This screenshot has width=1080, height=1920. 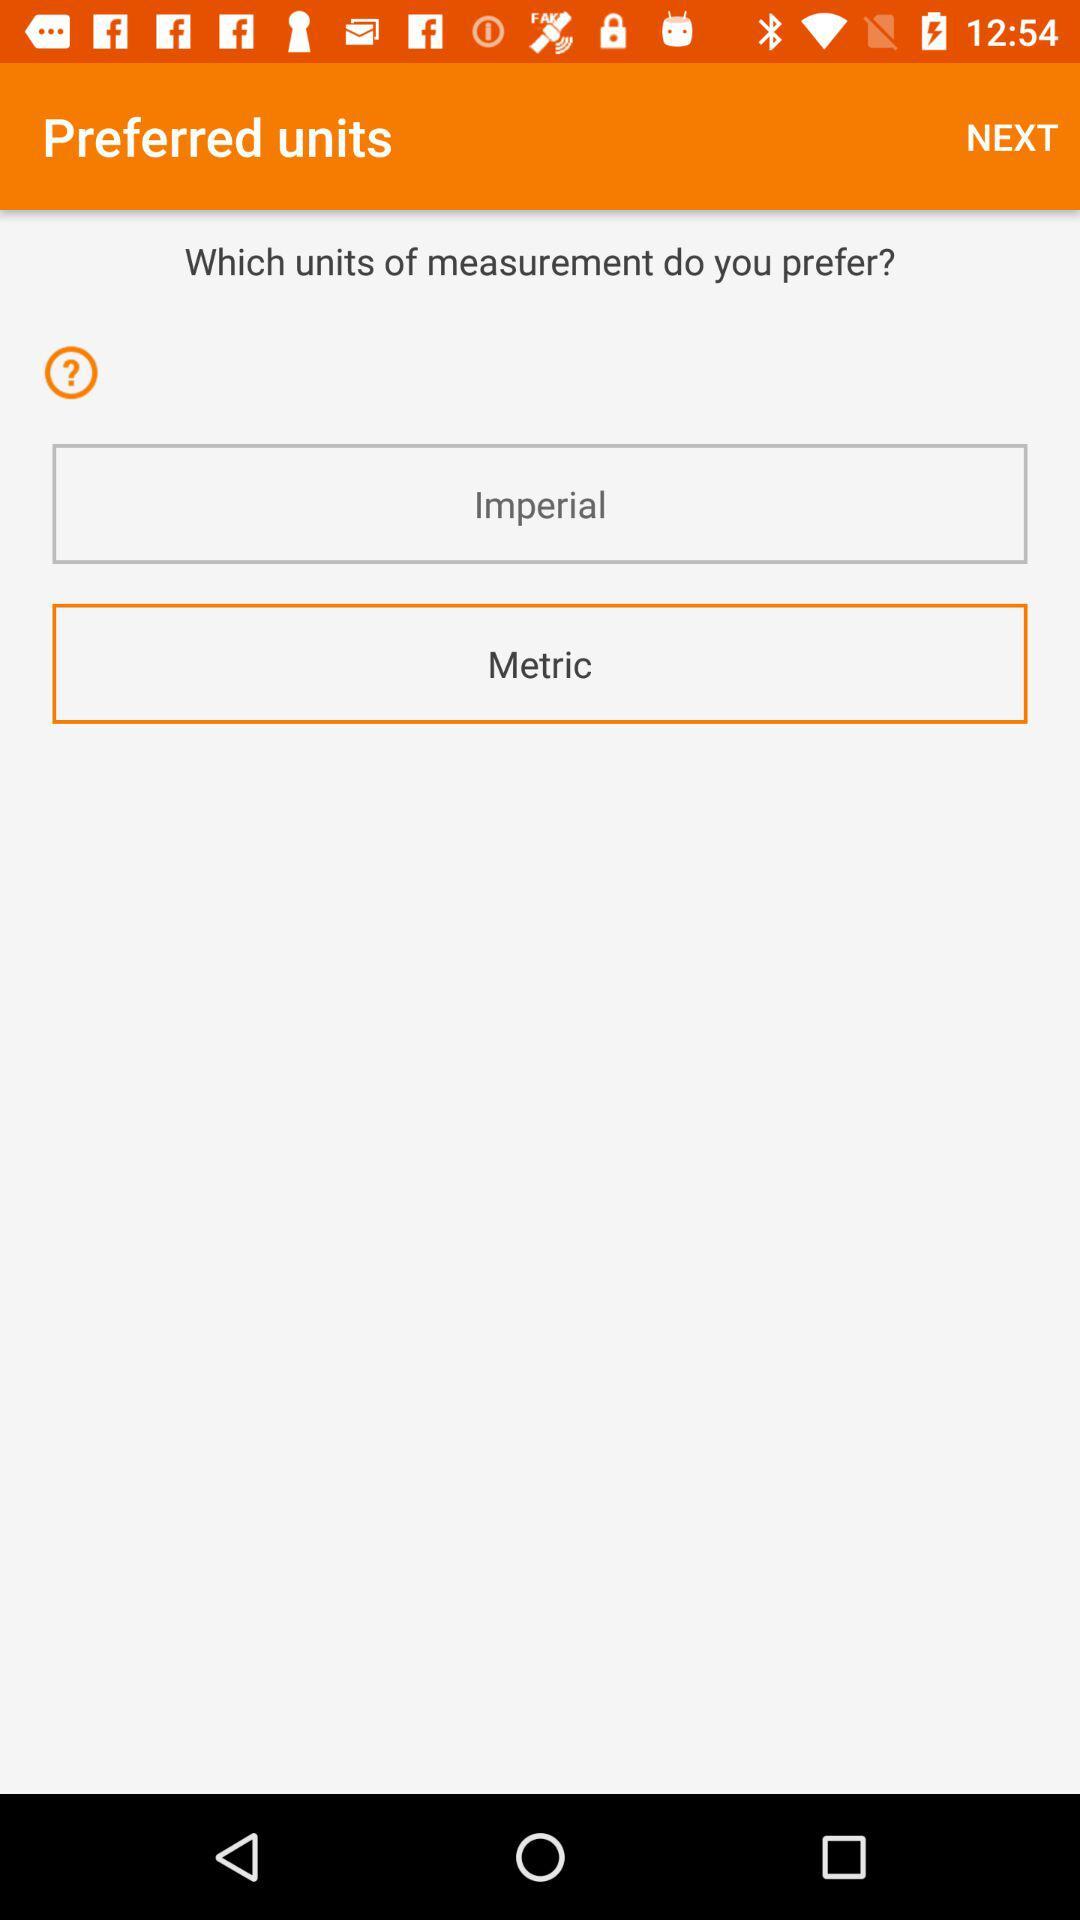 I want to click on the next item, so click(x=1012, y=135).